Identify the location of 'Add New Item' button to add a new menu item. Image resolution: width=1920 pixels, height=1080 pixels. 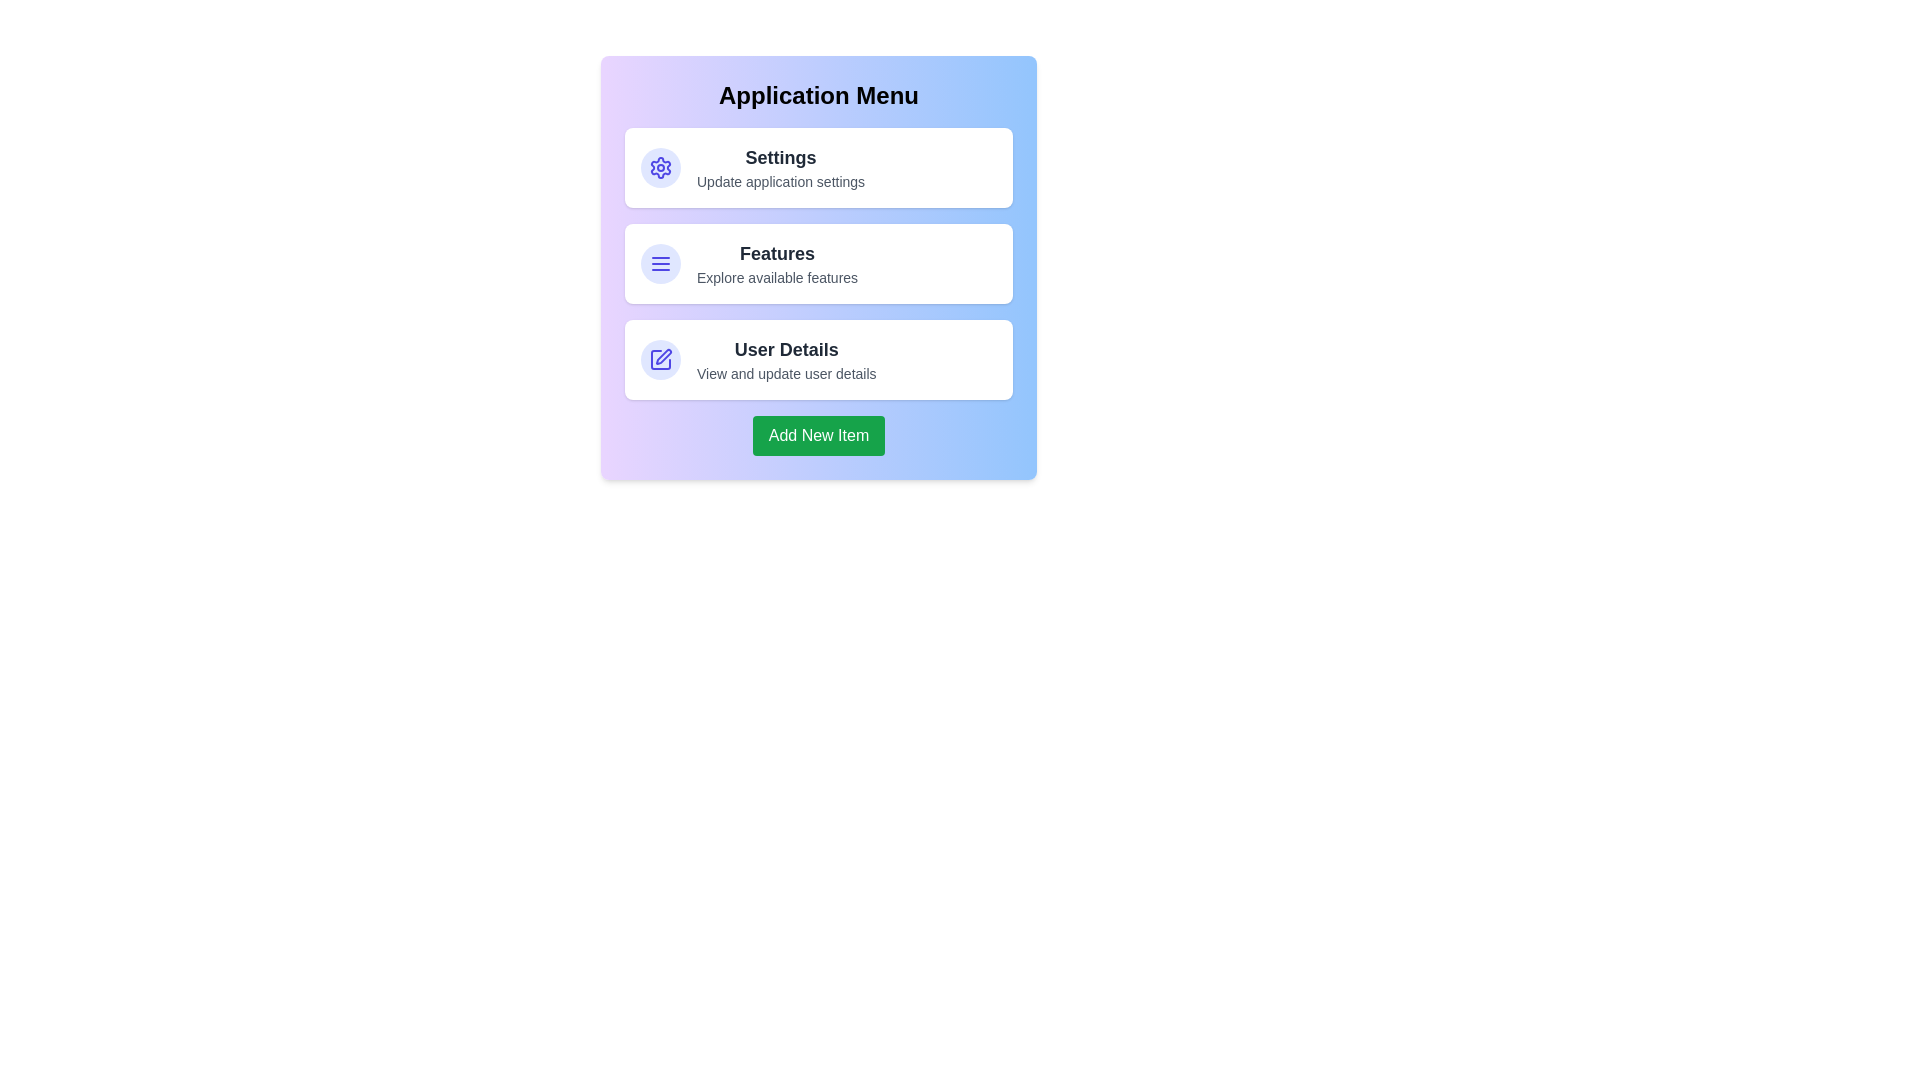
(819, 434).